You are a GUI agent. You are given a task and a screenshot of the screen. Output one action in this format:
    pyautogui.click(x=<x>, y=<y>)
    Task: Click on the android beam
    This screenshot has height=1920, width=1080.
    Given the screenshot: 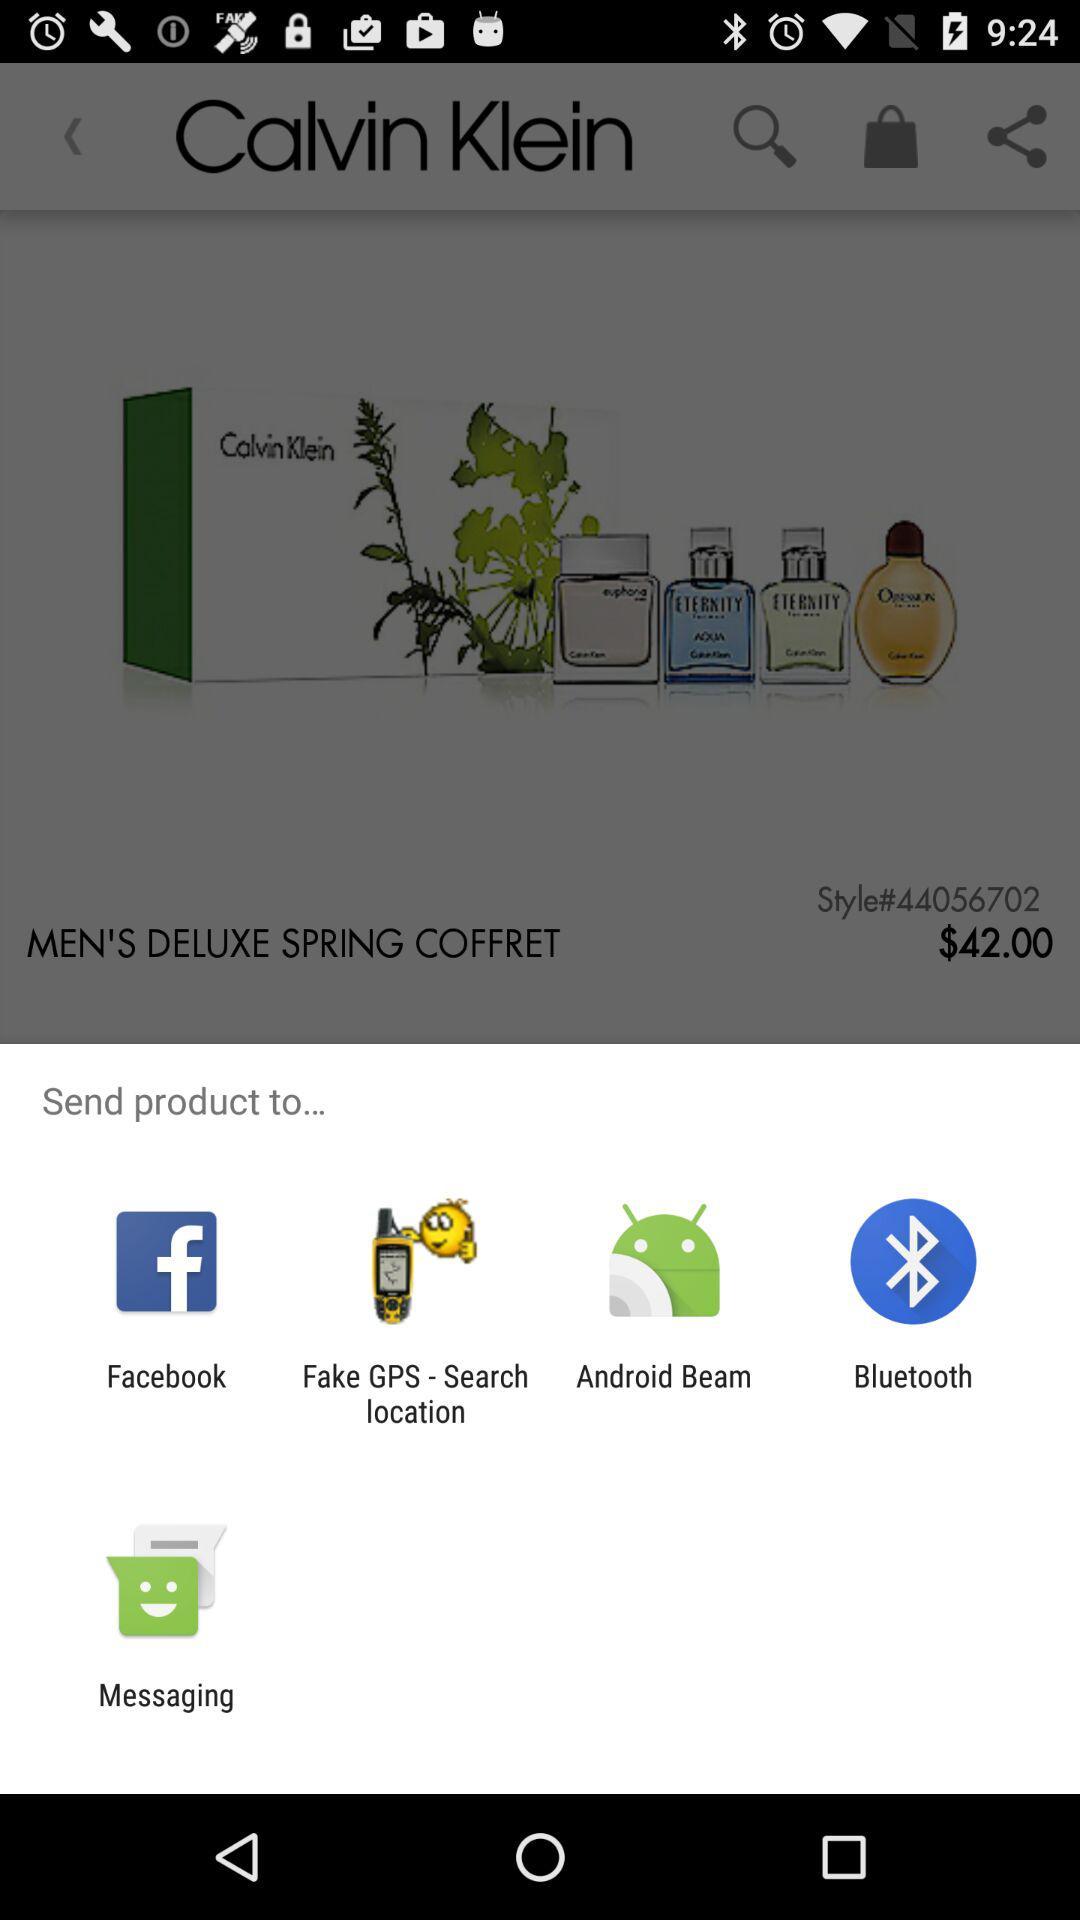 What is the action you would take?
    pyautogui.click(x=664, y=1392)
    